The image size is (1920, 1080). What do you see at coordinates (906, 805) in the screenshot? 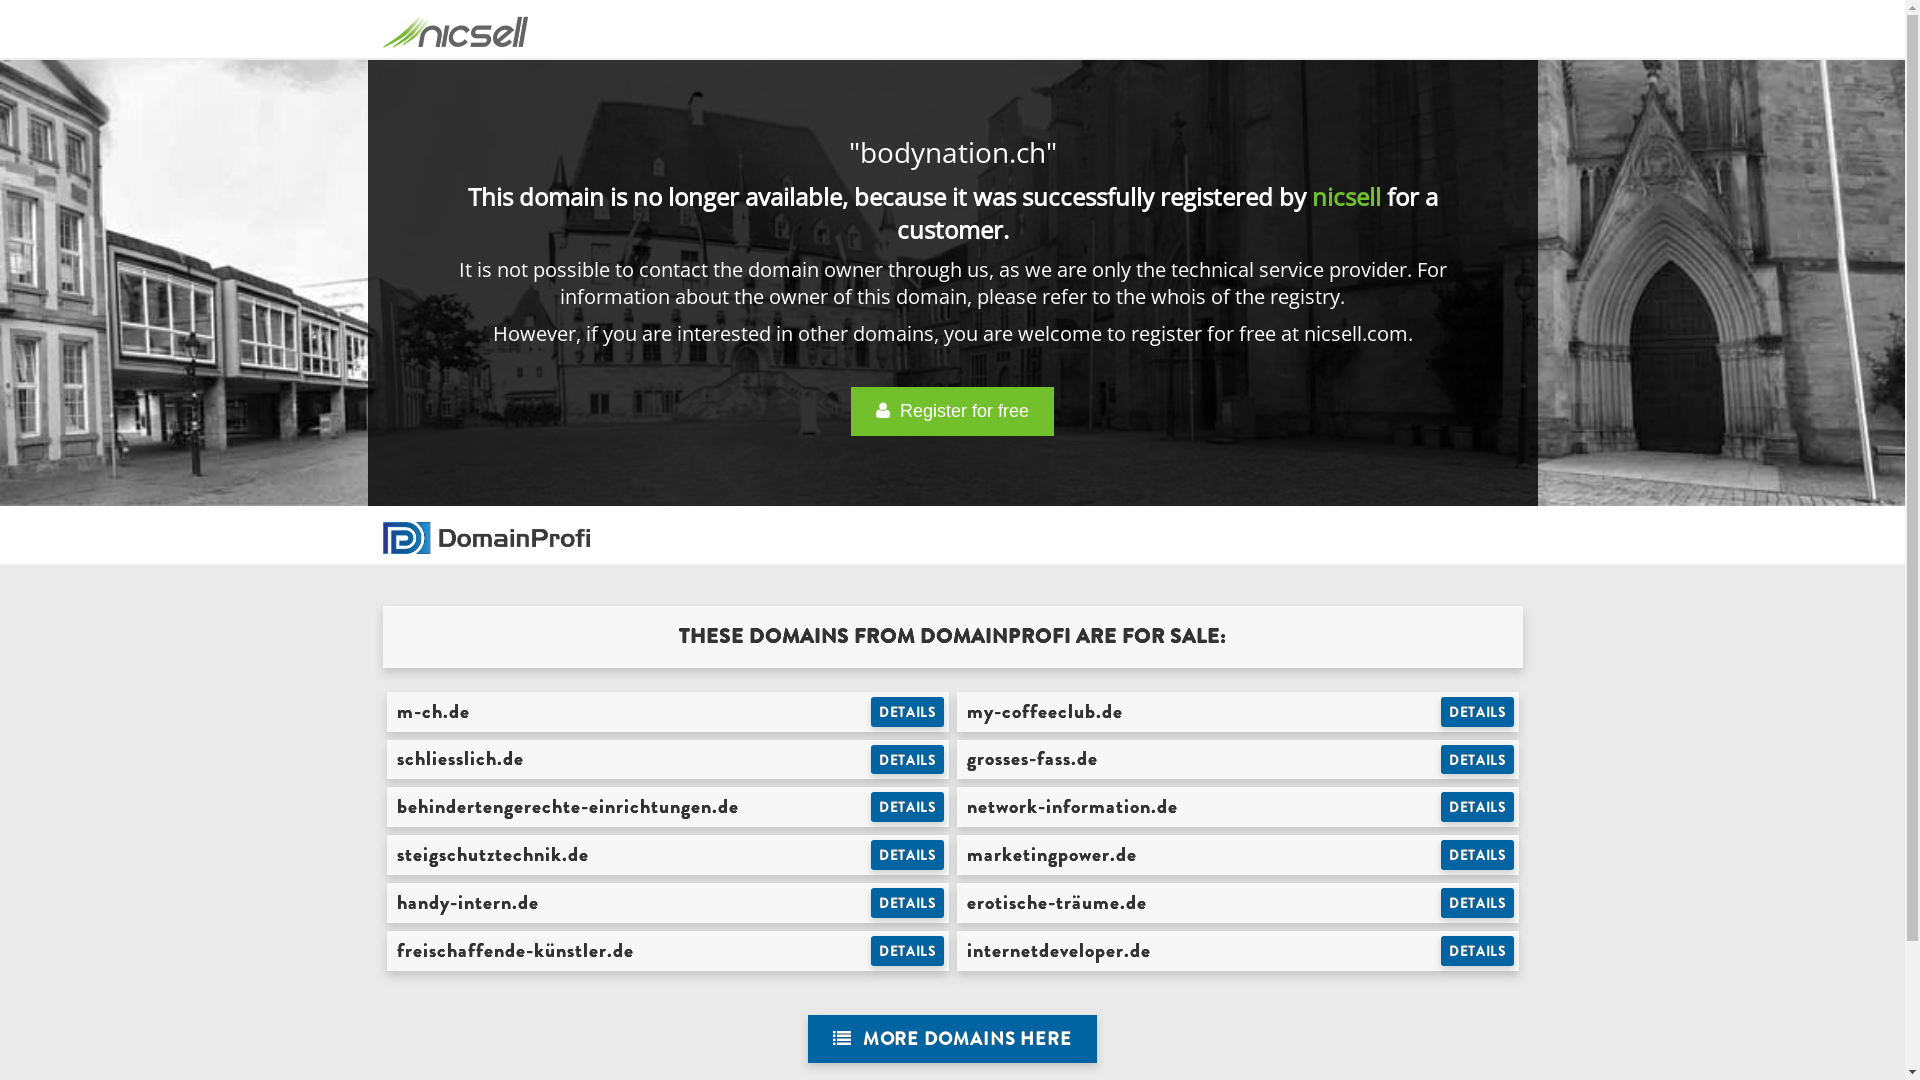
I see `'DETAILS'` at bounding box center [906, 805].